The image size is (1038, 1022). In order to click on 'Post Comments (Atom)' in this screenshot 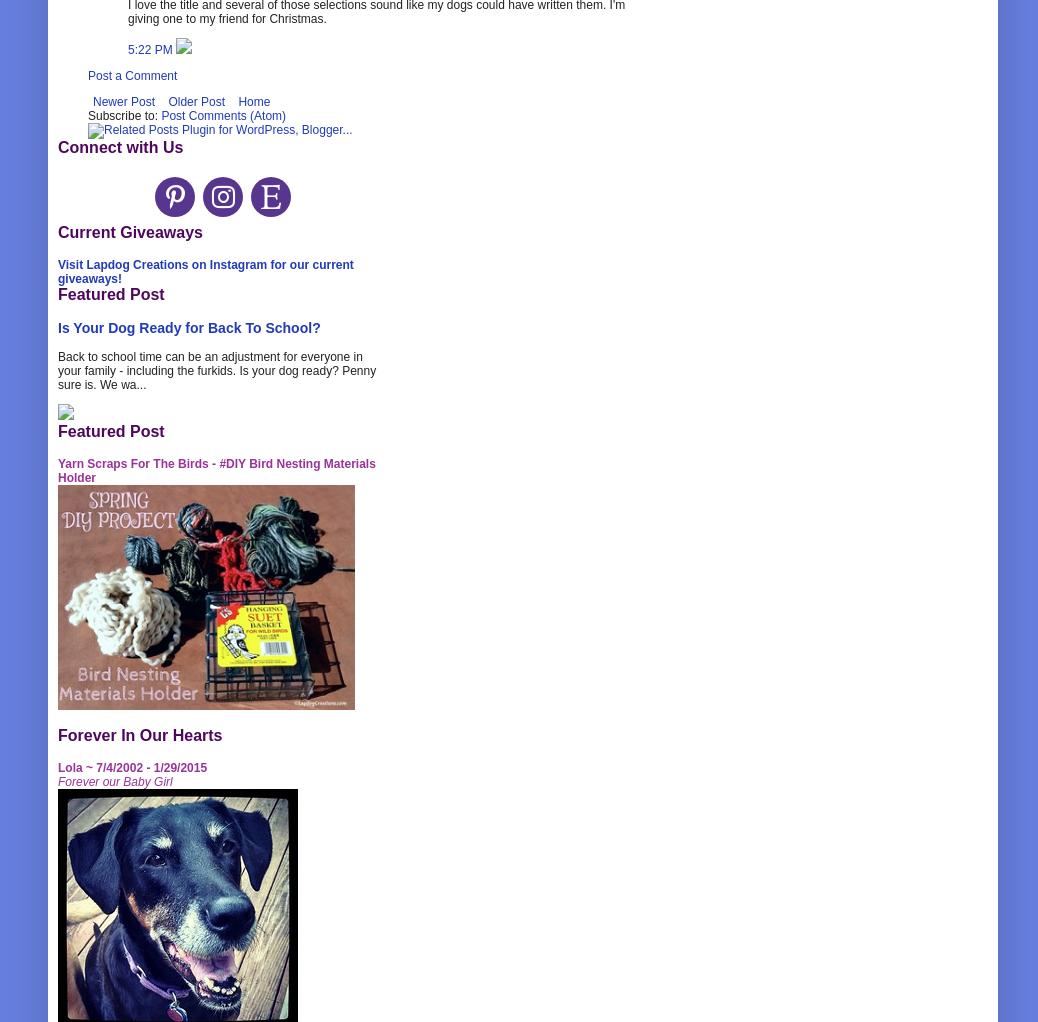, I will do `click(222, 115)`.